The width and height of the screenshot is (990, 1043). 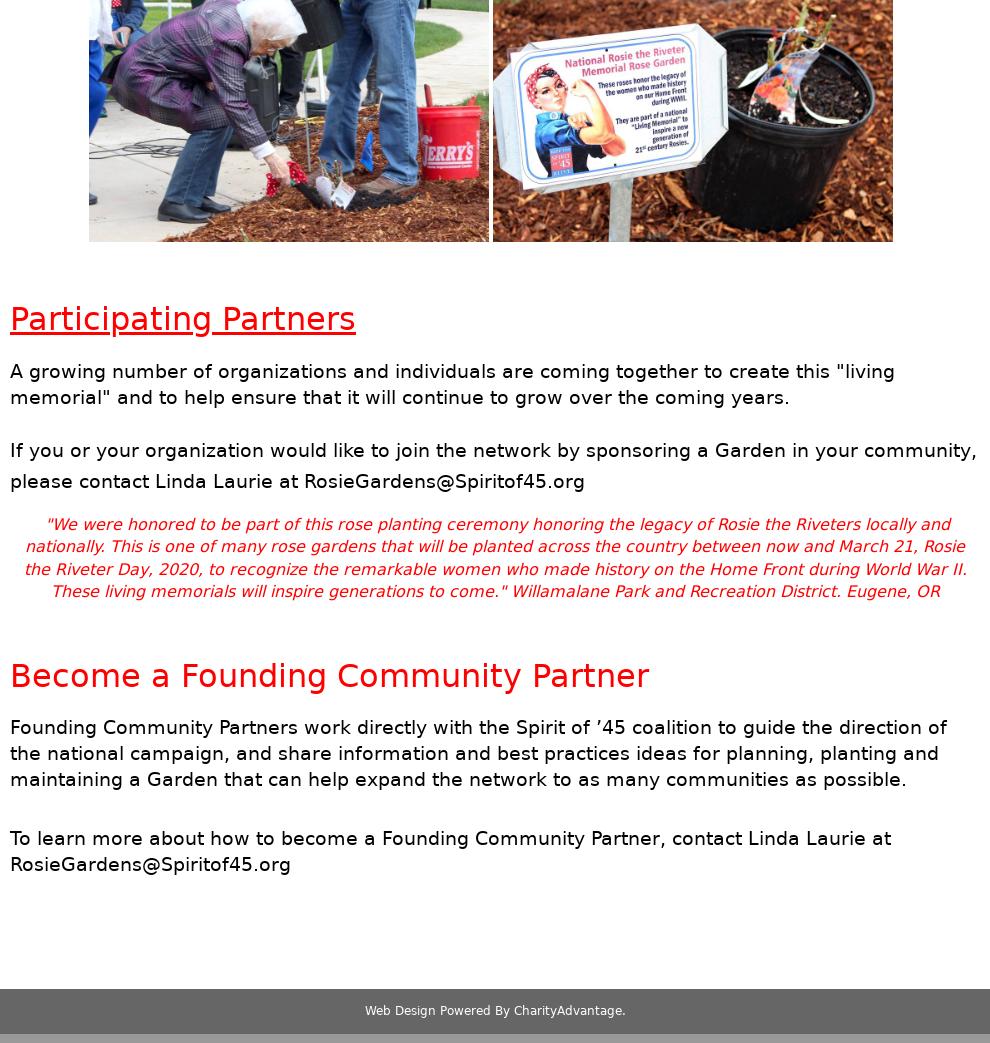 I want to click on 'To learn more about how to become a Founding Community Partner, contact Linda Laurie at RosieGardens@Spiritof45.org', so click(x=450, y=851).